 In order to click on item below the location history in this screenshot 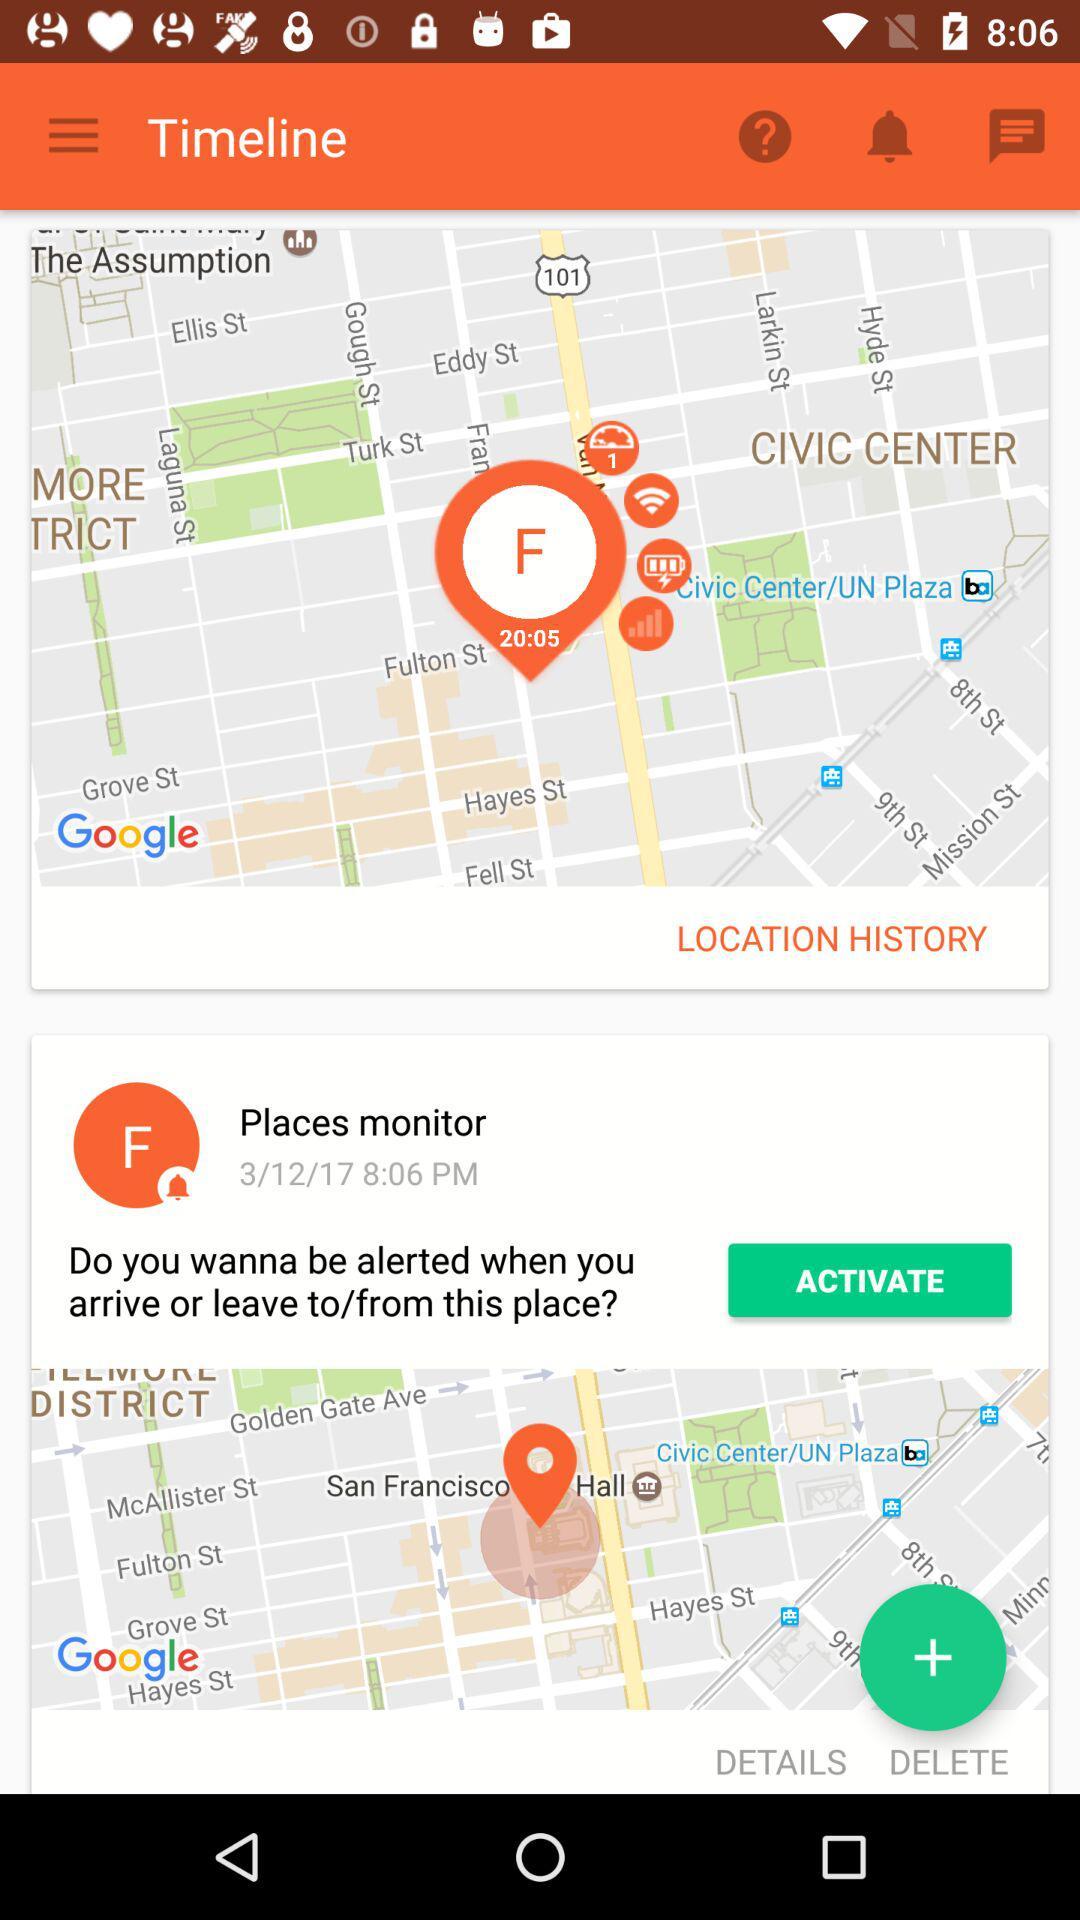, I will do `click(621, 1121)`.